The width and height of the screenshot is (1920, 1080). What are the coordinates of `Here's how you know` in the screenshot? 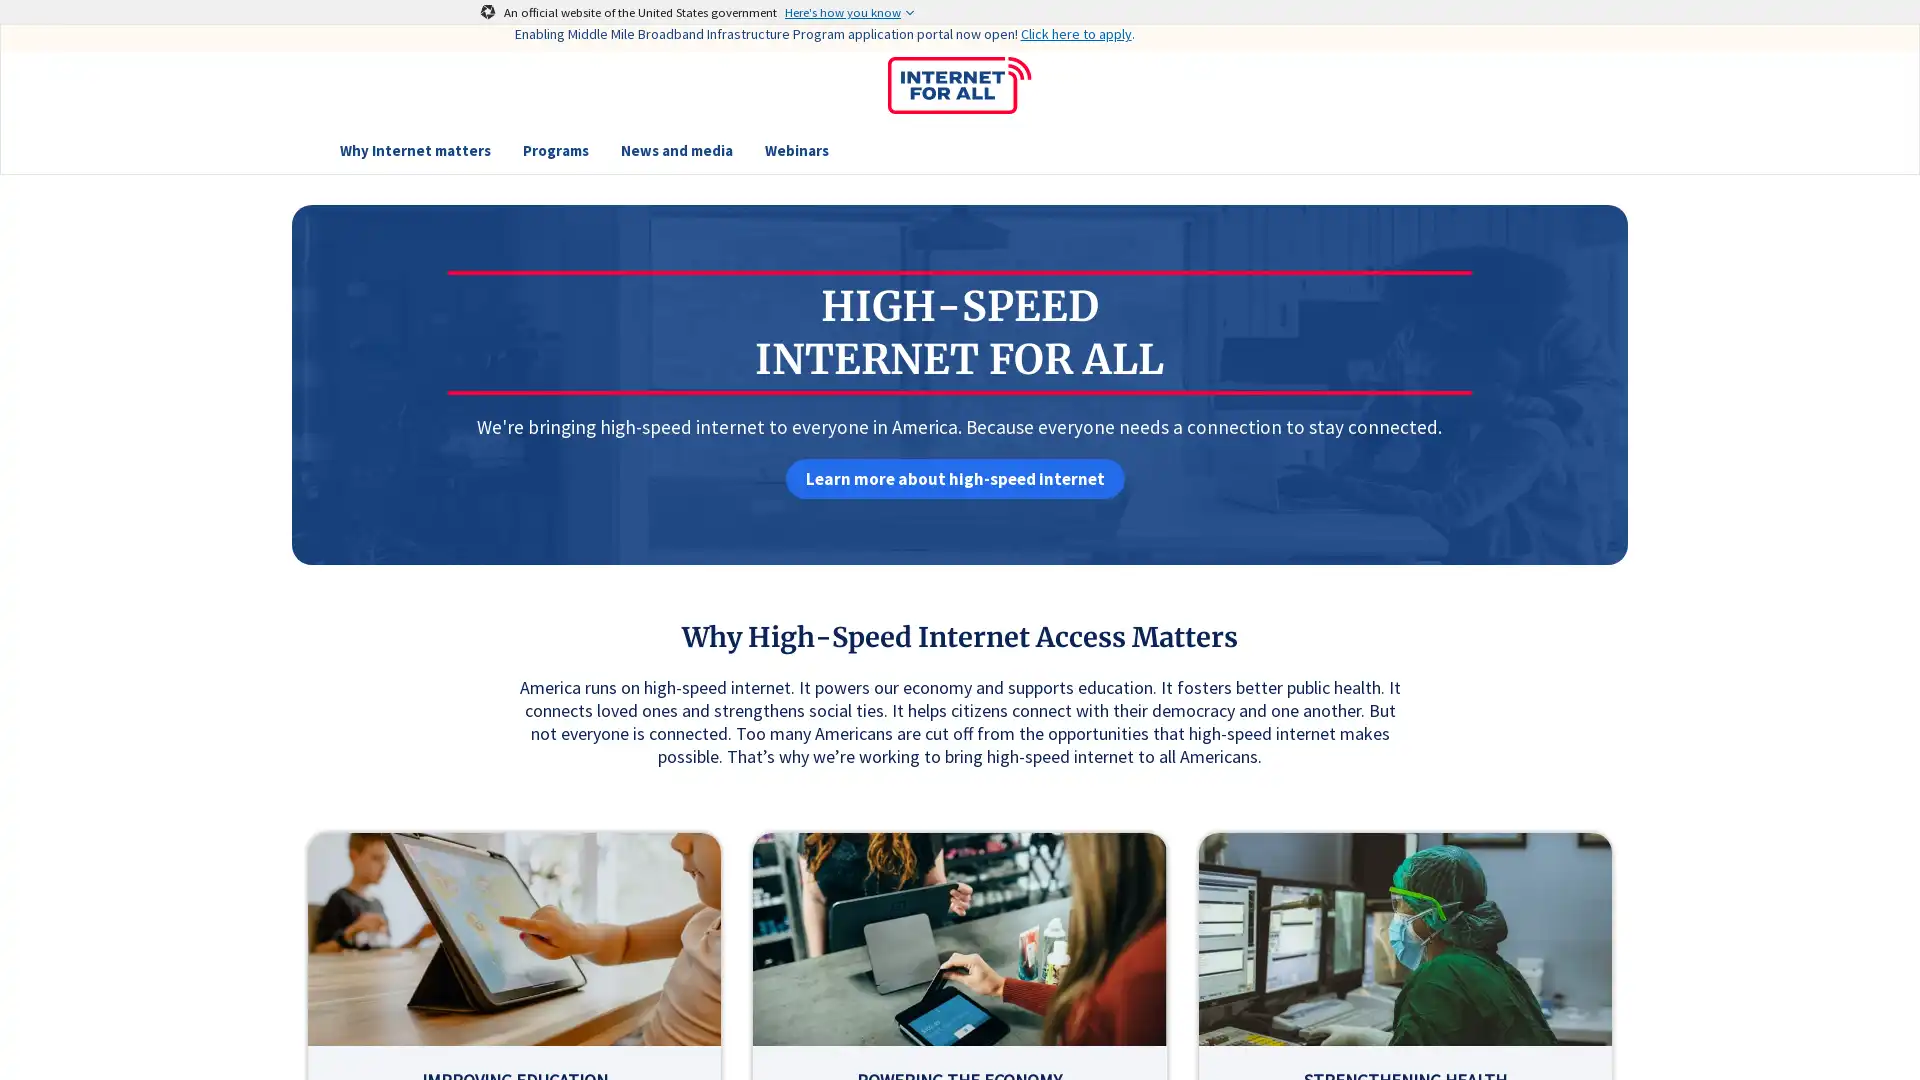 It's located at (849, 11).